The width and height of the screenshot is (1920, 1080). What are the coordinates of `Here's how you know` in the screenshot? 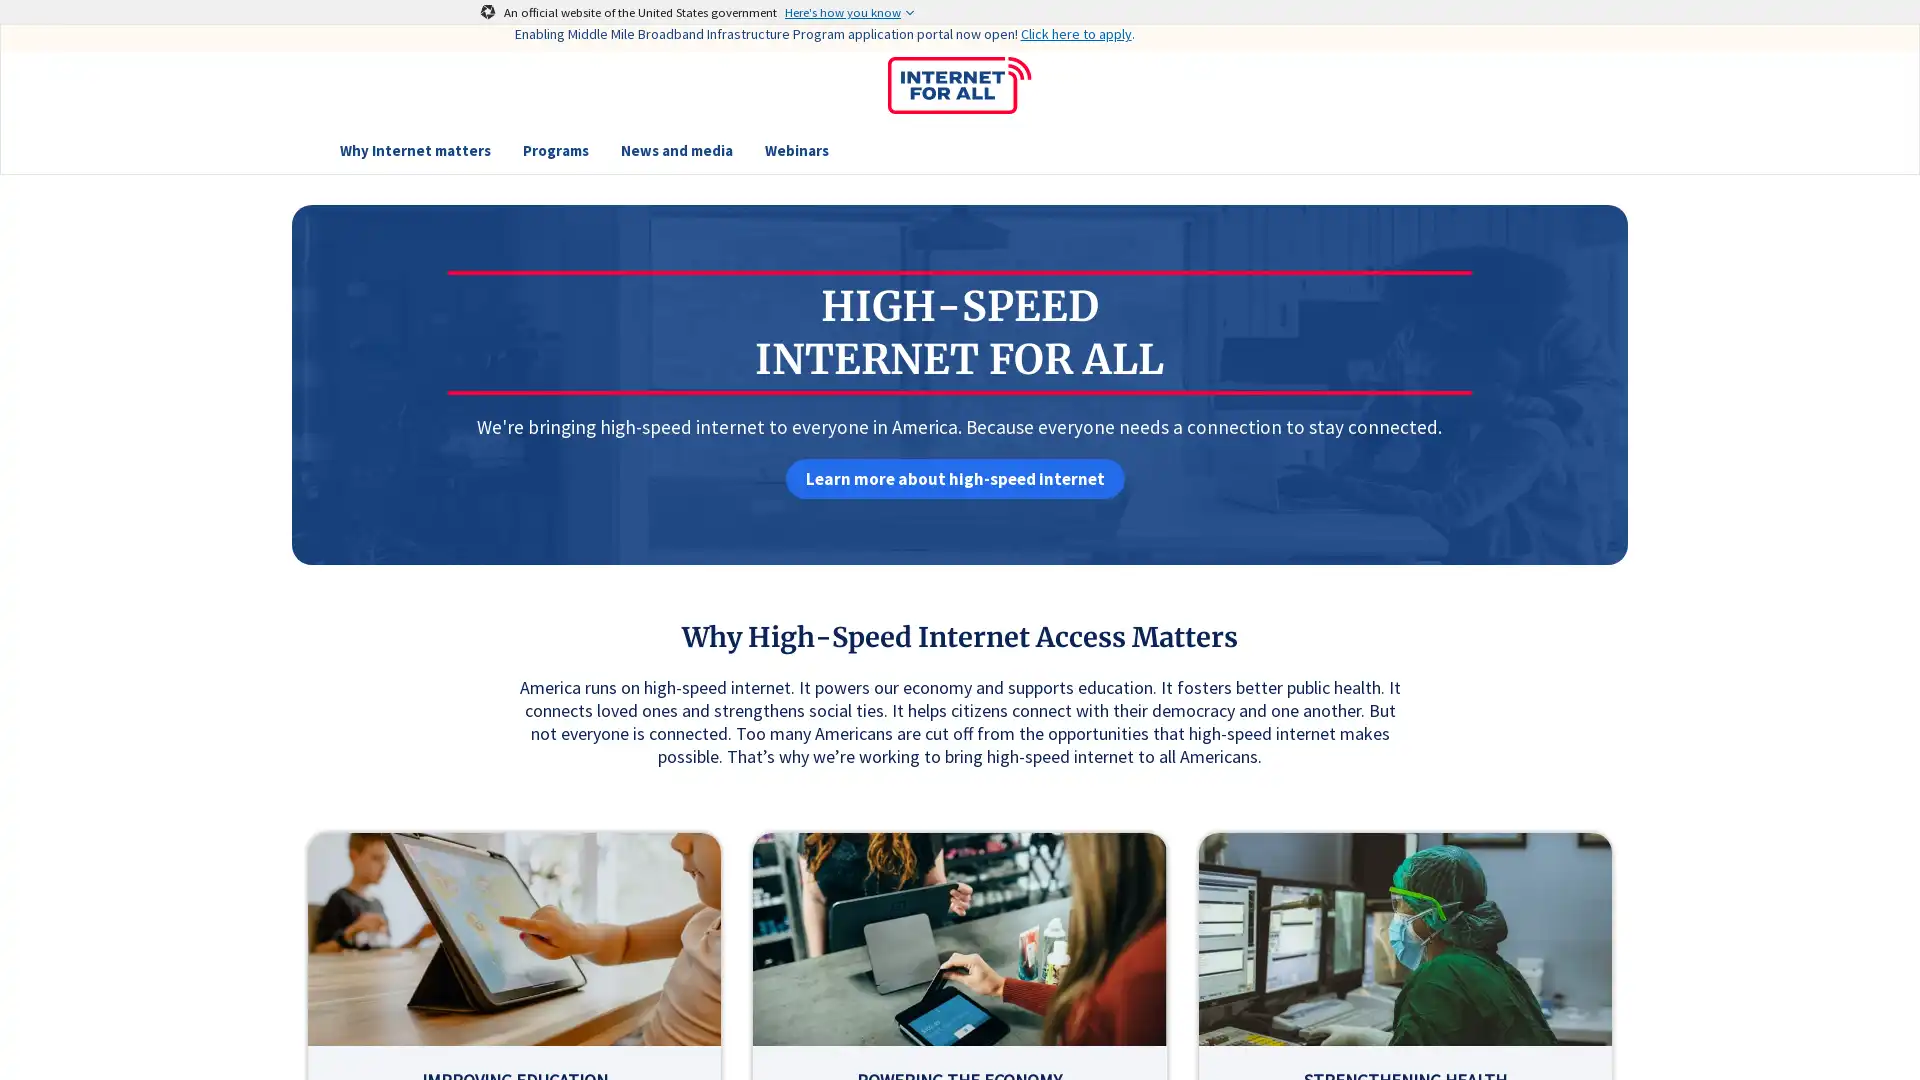 It's located at (849, 11).